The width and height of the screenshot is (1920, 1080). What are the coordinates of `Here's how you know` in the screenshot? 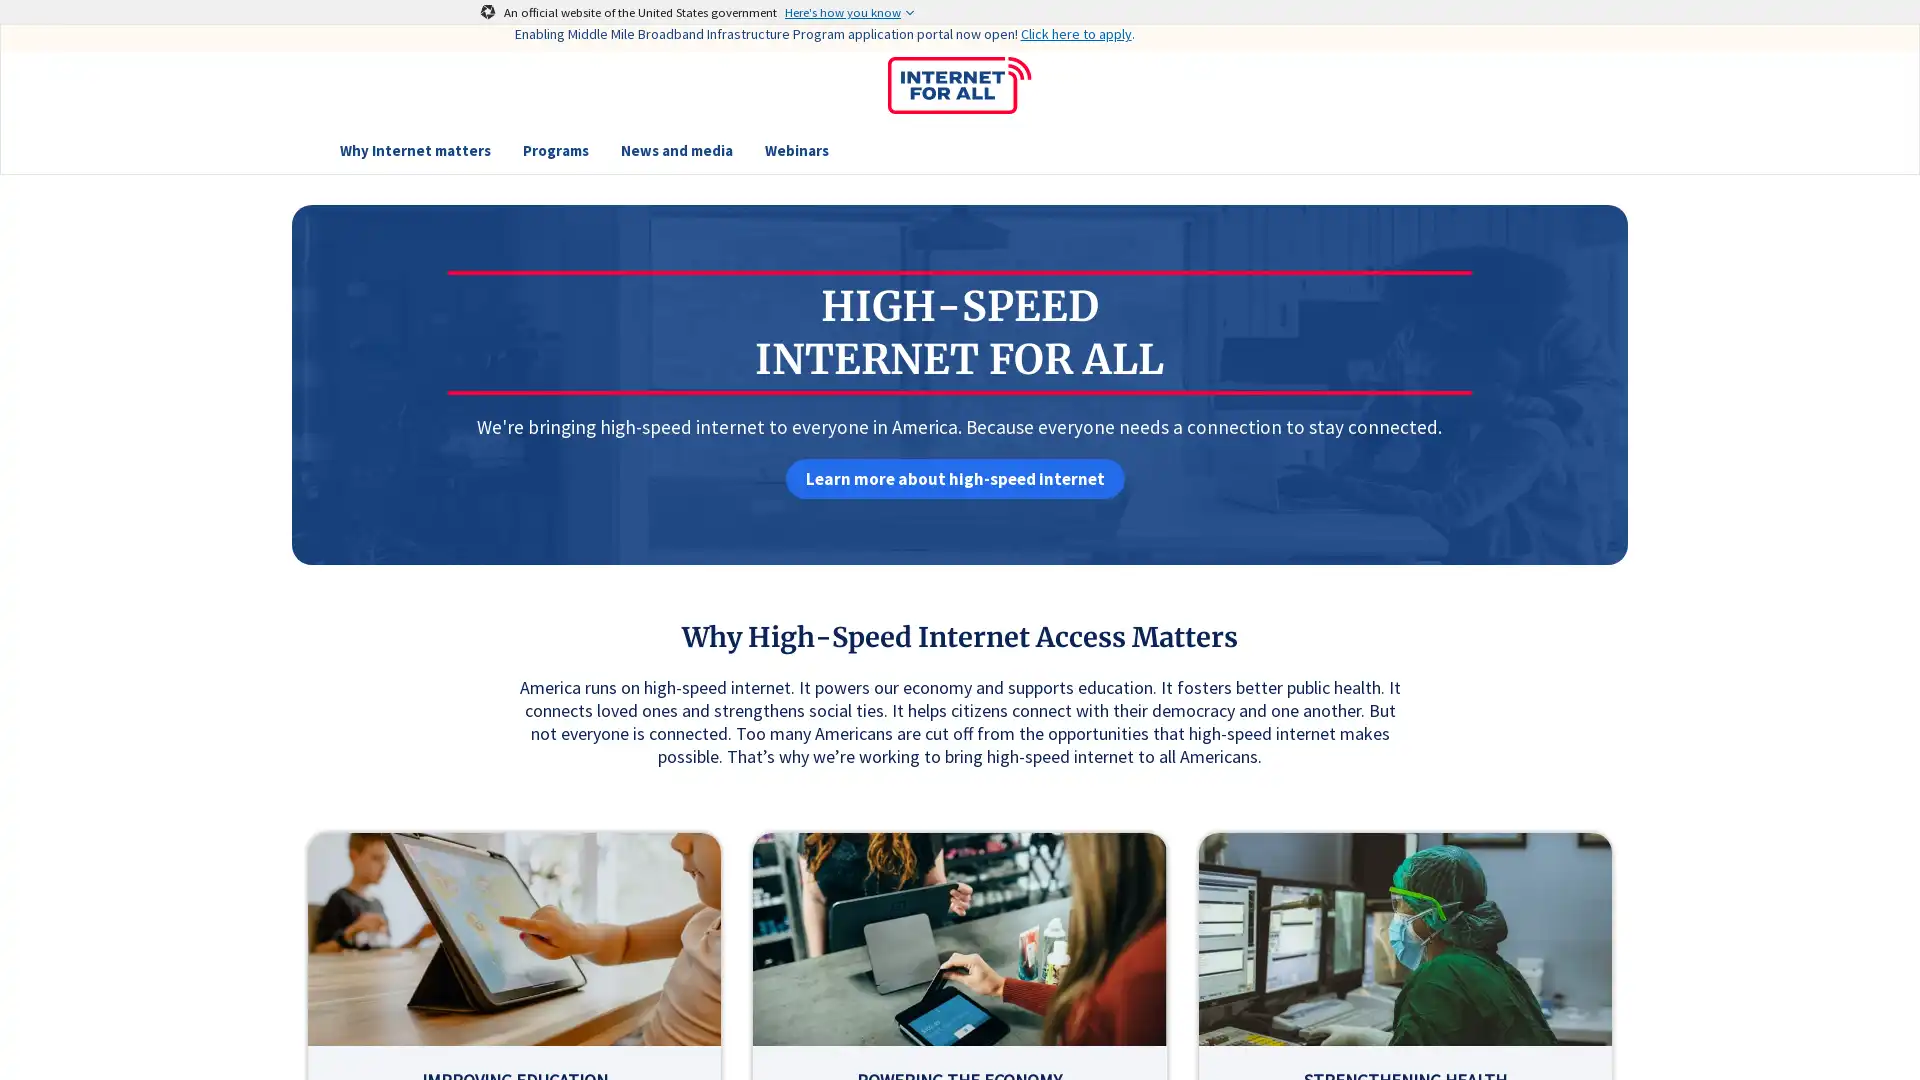 It's located at (849, 11).